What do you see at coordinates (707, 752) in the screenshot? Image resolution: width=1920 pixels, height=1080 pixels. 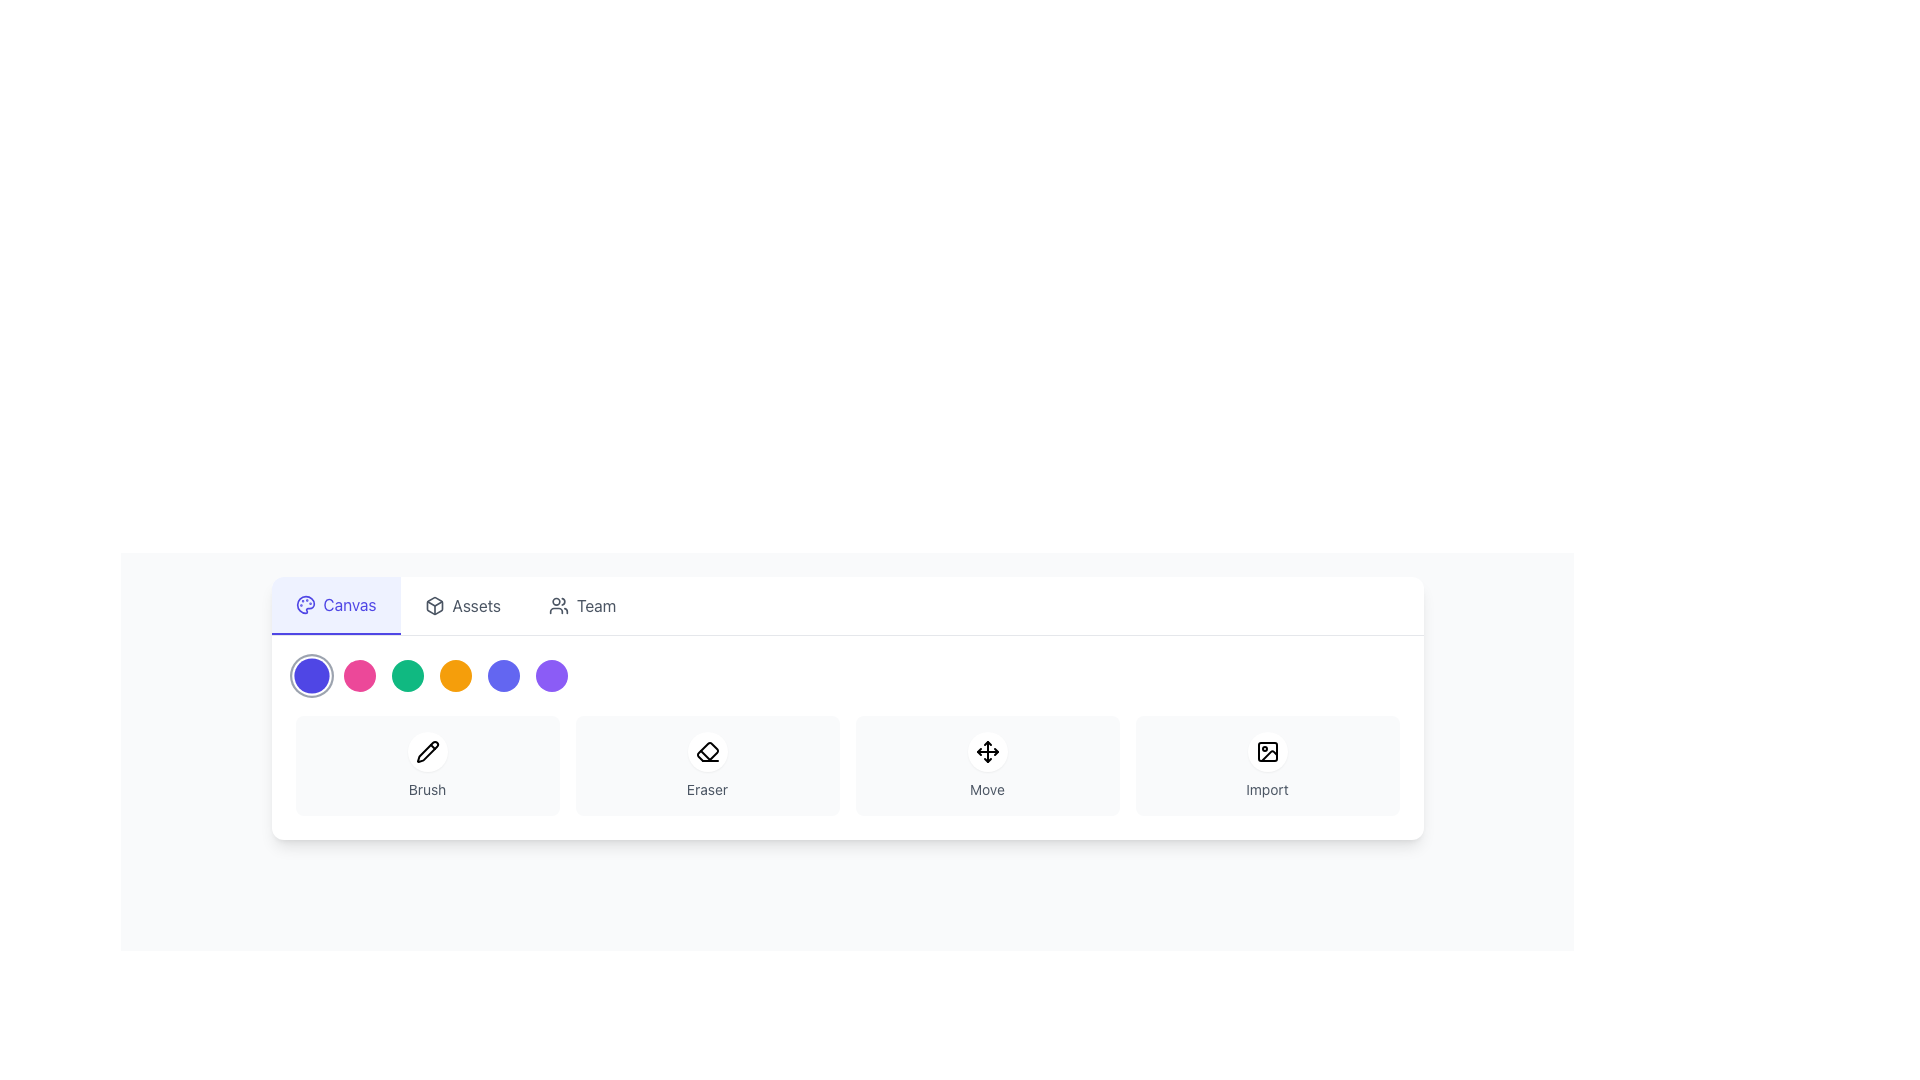 I see `the eraser button located in the middle of the toolbar grid` at bounding box center [707, 752].